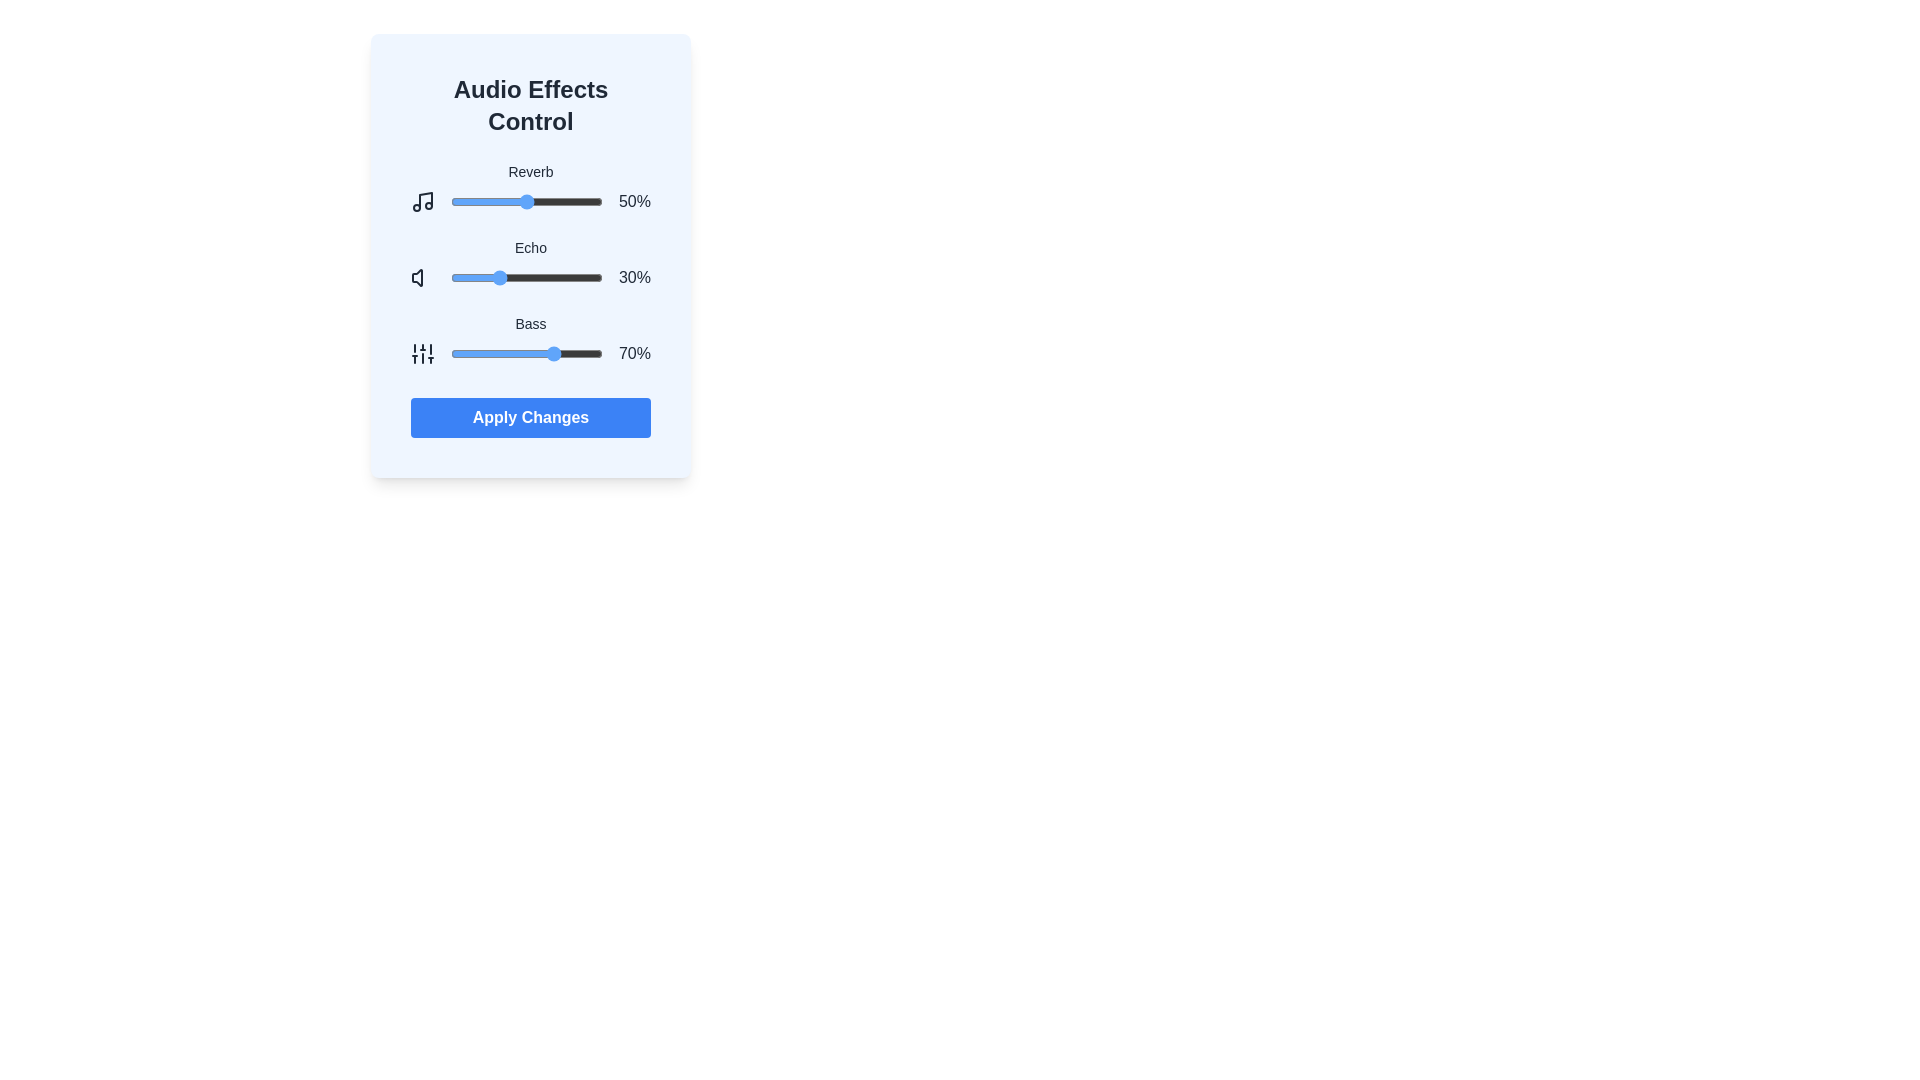  Describe the element at coordinates (588, 277) in the screenshot. I see `Echo effect level` at that location.